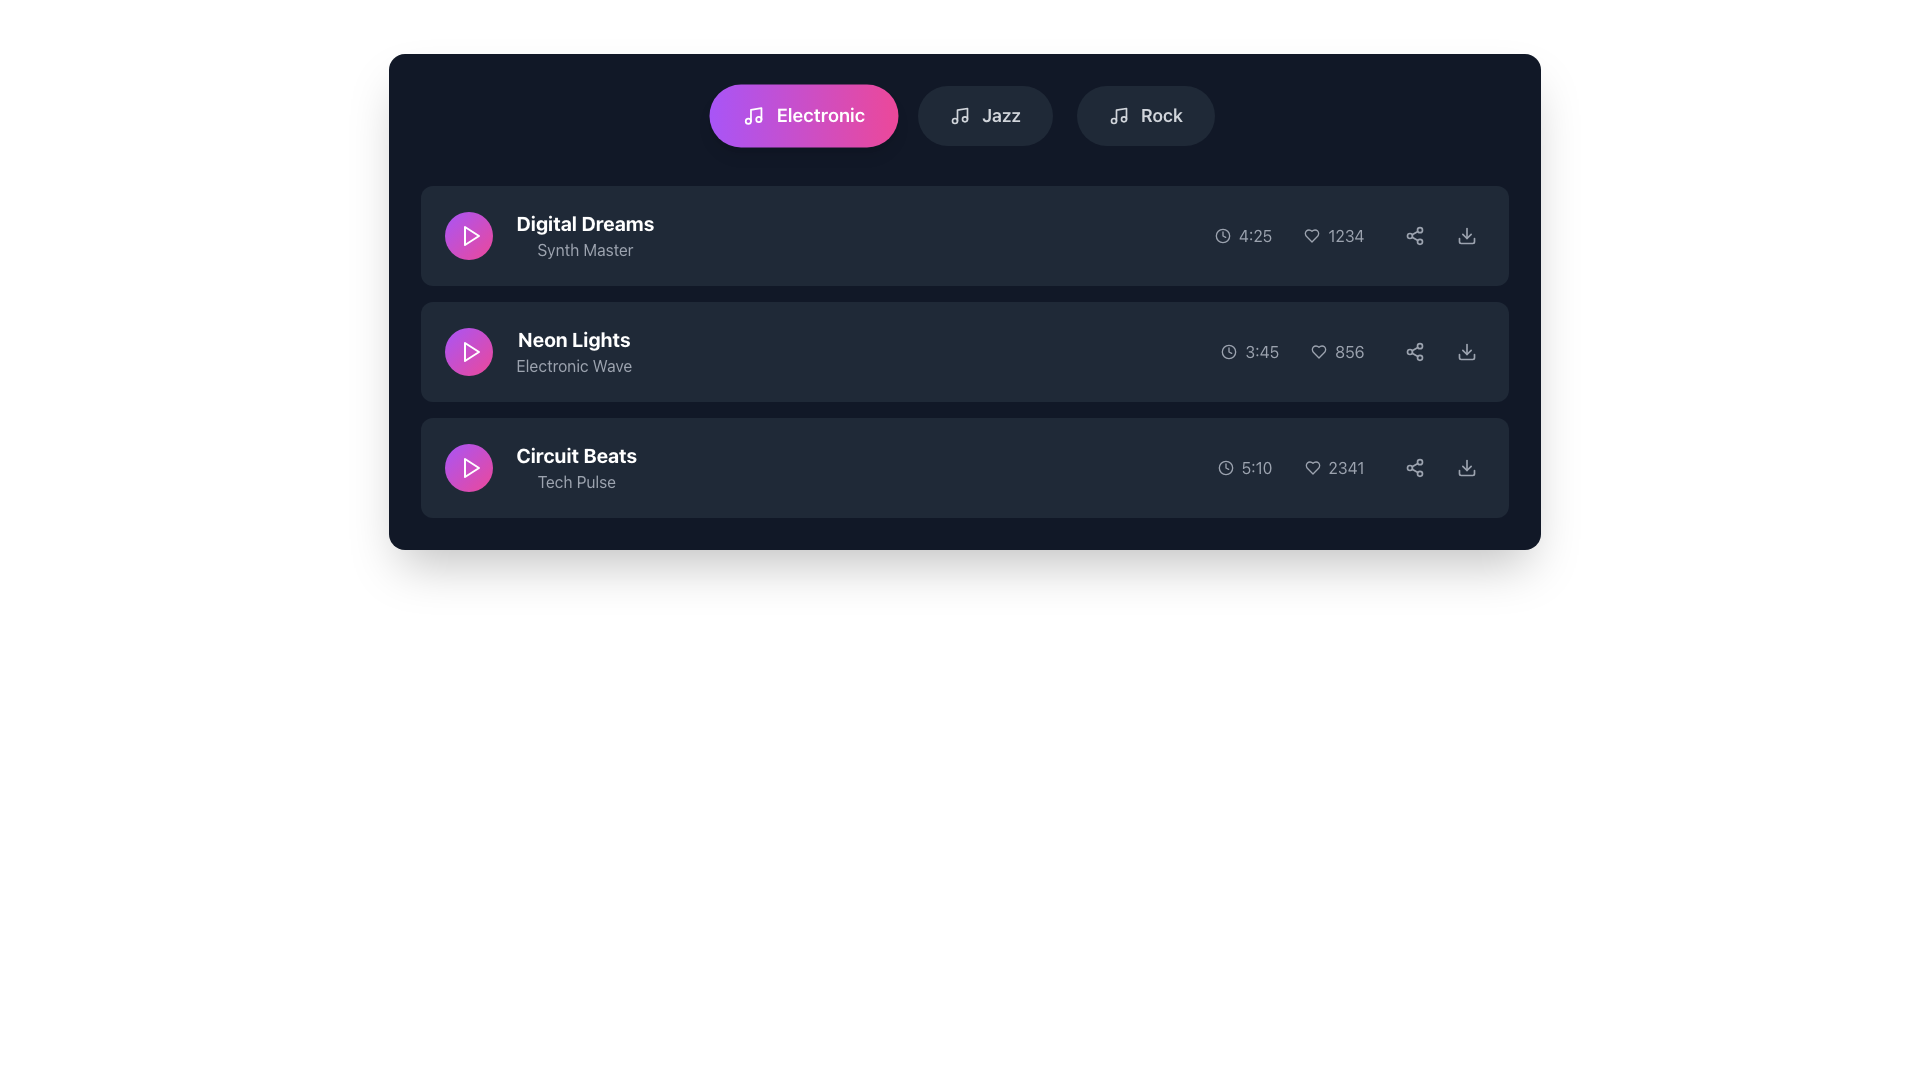 The image size is (1920, 1080). Describe the element at coordinates (538, 350) in the screenshot. I see `the text block displaying the title and subtitle of the media track located in the second item of the list in the 'Electronic' category, situated between 'Digital Dreams' and 'Circuit Beats'` at that location.